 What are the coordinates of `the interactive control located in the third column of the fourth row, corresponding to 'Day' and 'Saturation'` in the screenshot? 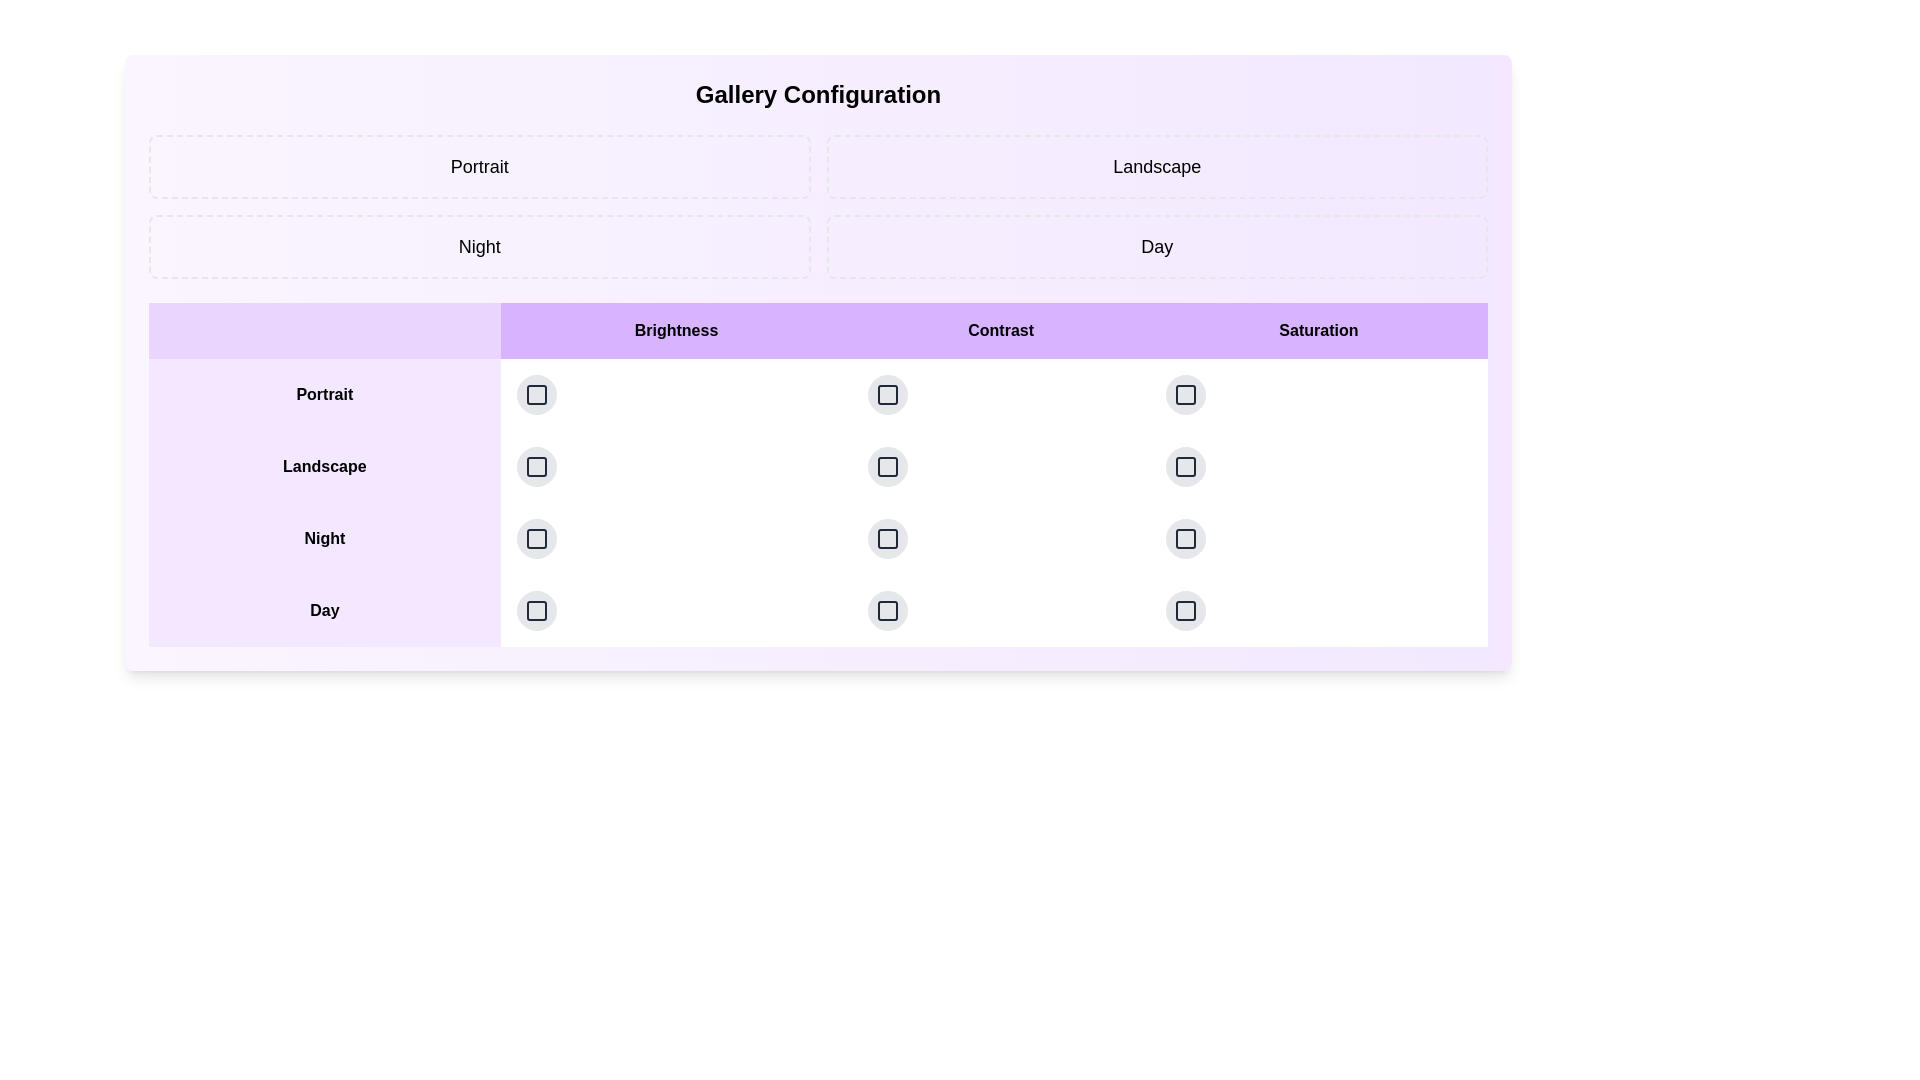 It's located at (1185, 466).